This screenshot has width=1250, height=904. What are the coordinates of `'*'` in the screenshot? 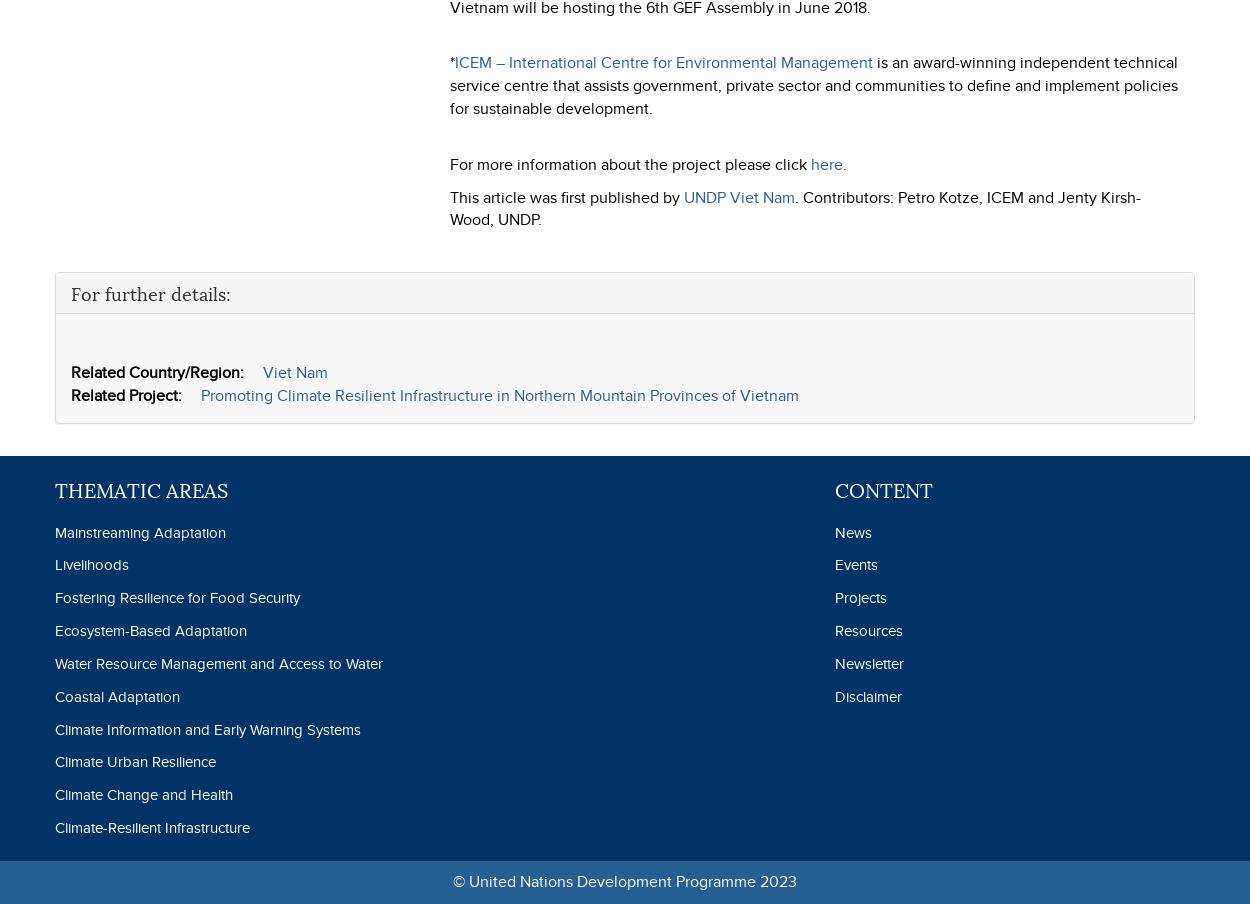 It's located at (449, 62).